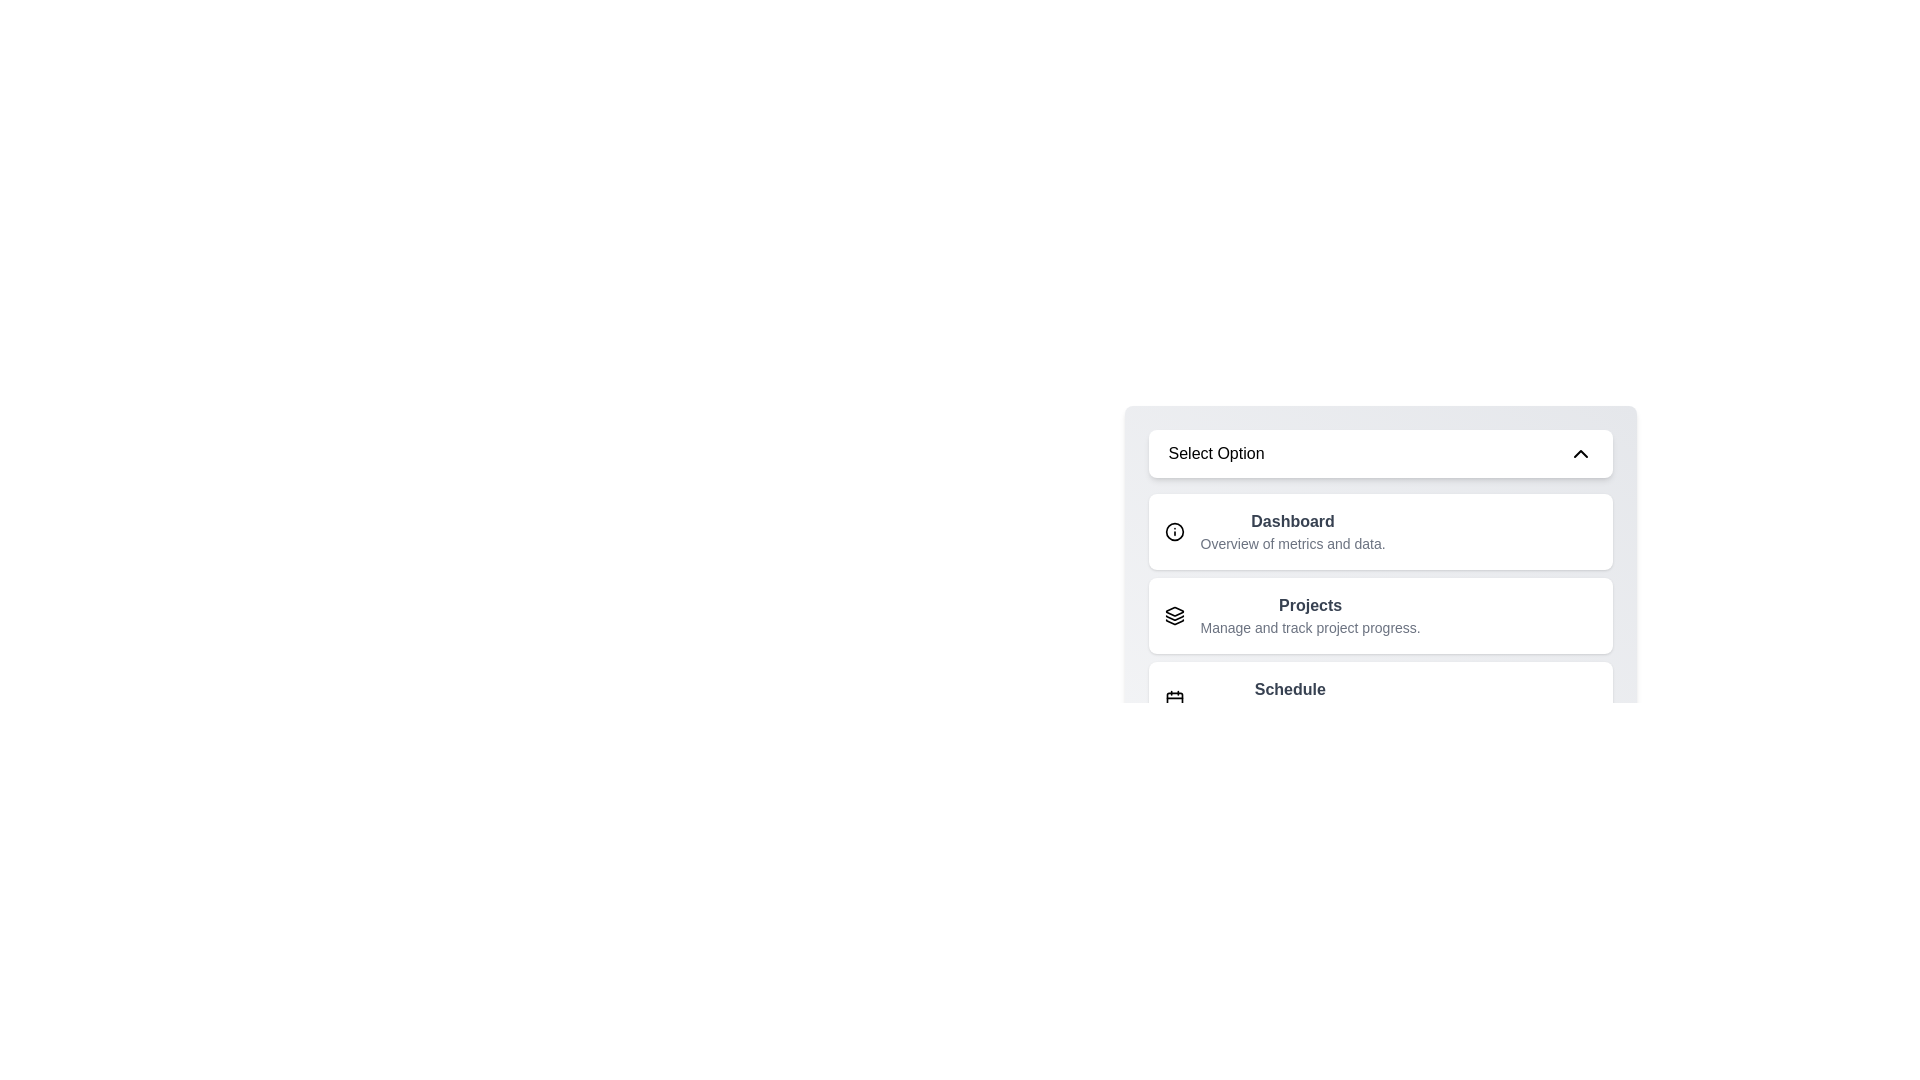  I want to click on the icon next to the Schedule menu item, so click(1174, 698).